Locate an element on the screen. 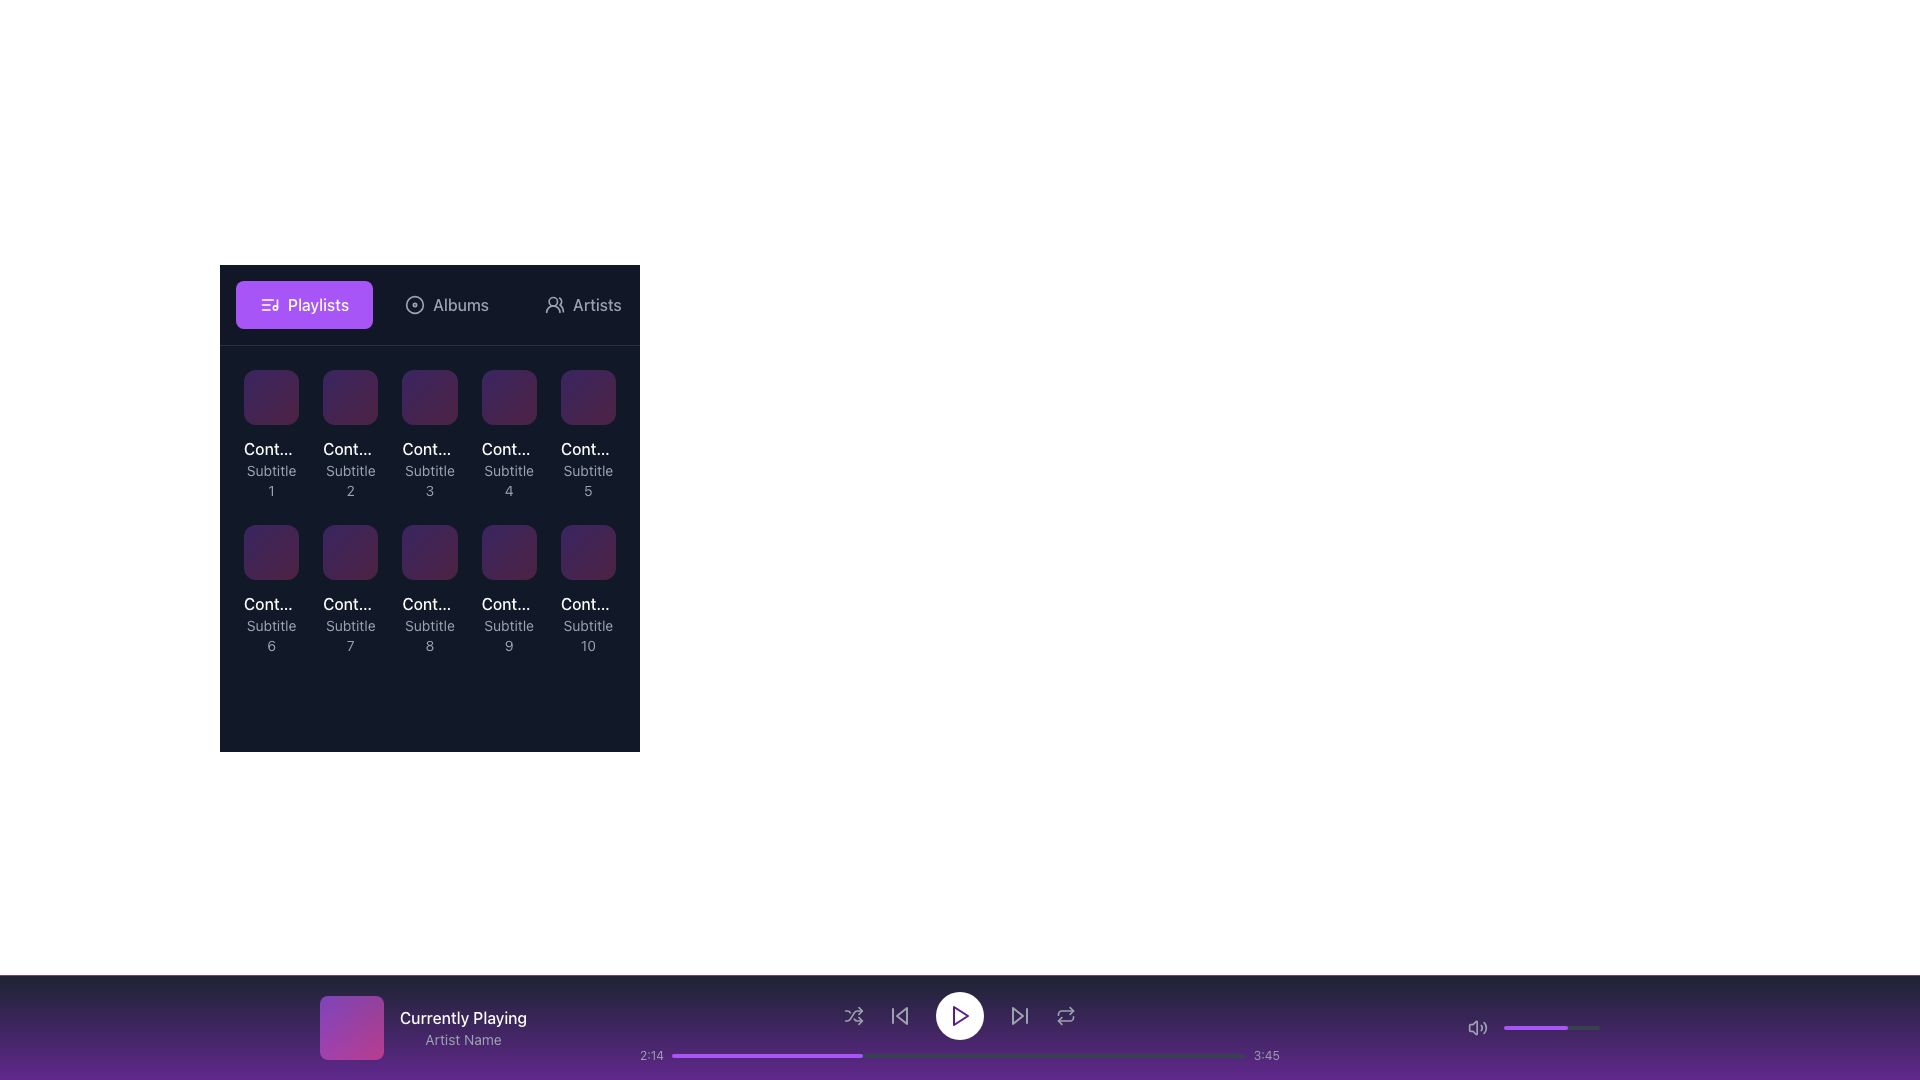 Image resolution: width=1920 pixels, height=1080 pixels. progress is located at coordinates (706, 1055).